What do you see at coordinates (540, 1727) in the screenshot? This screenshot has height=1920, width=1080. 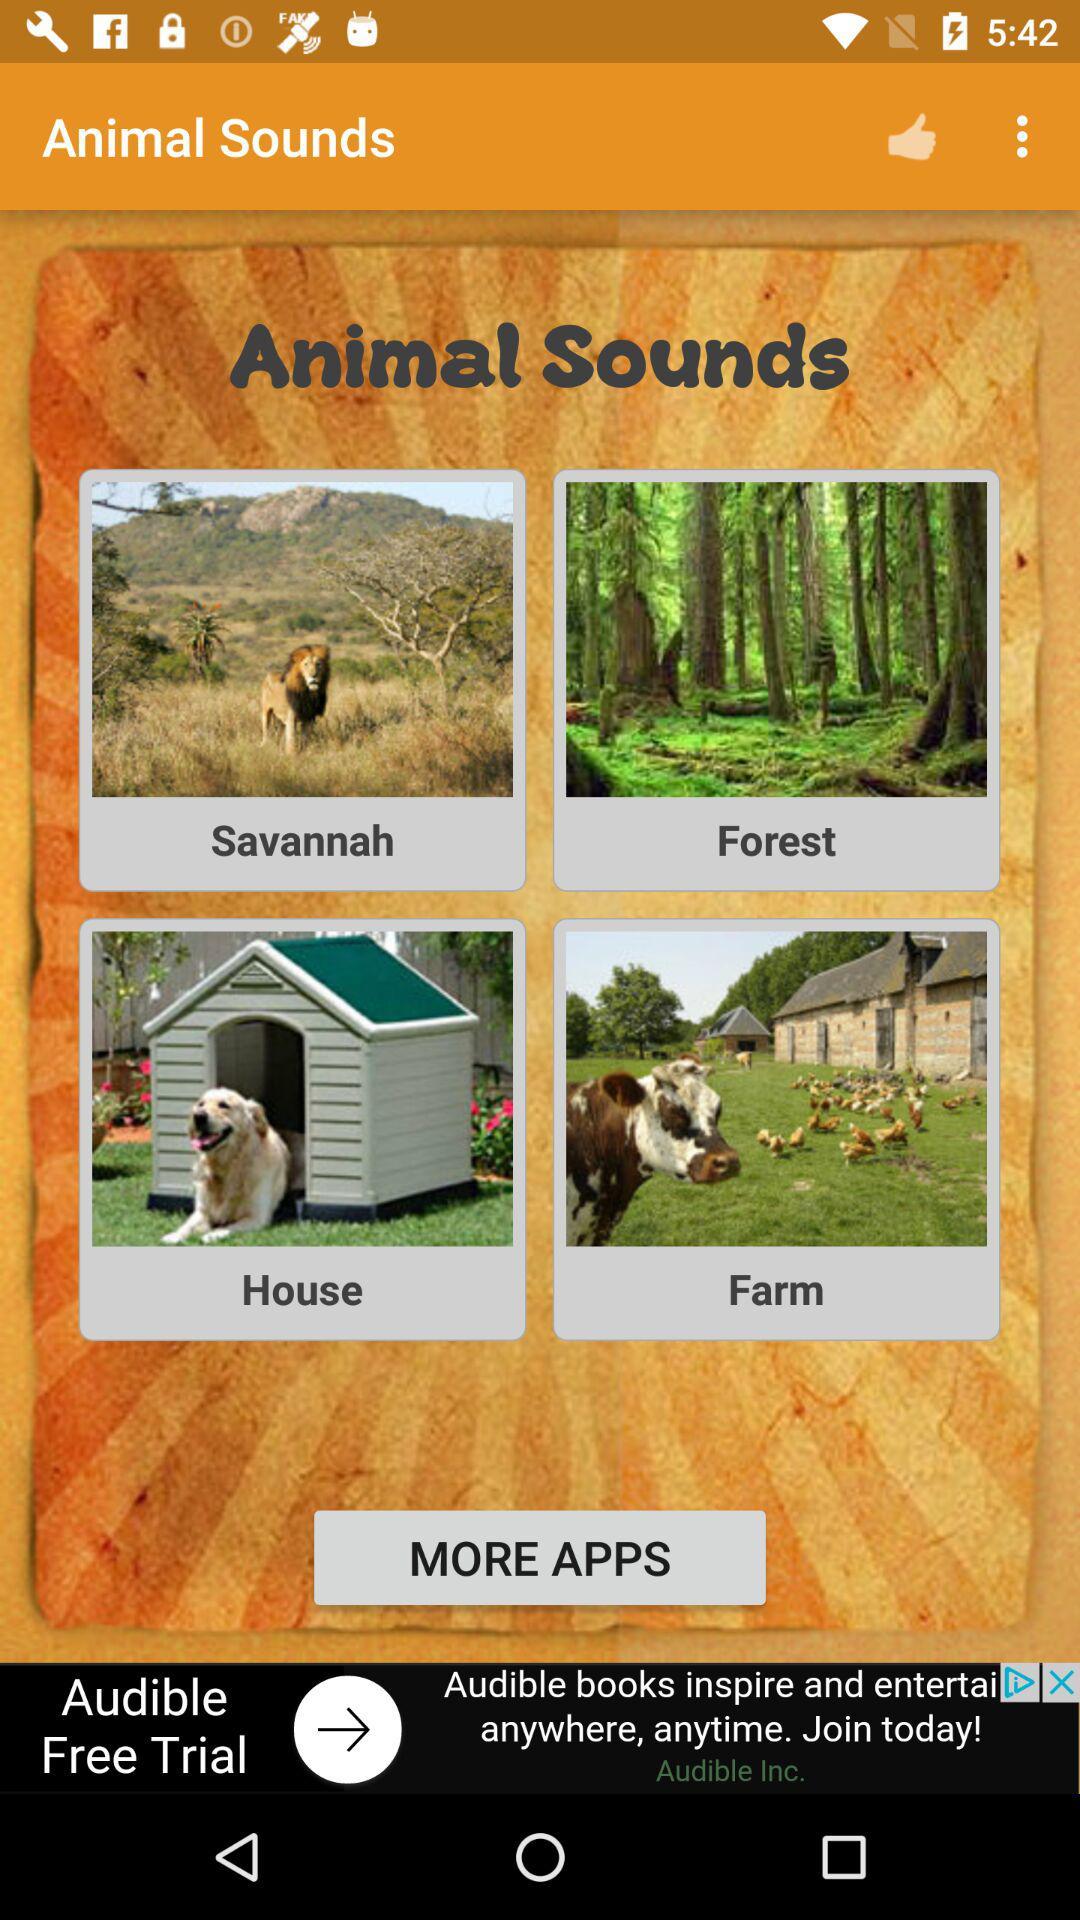 I see `advertising` at bounding box center [540, 1727].